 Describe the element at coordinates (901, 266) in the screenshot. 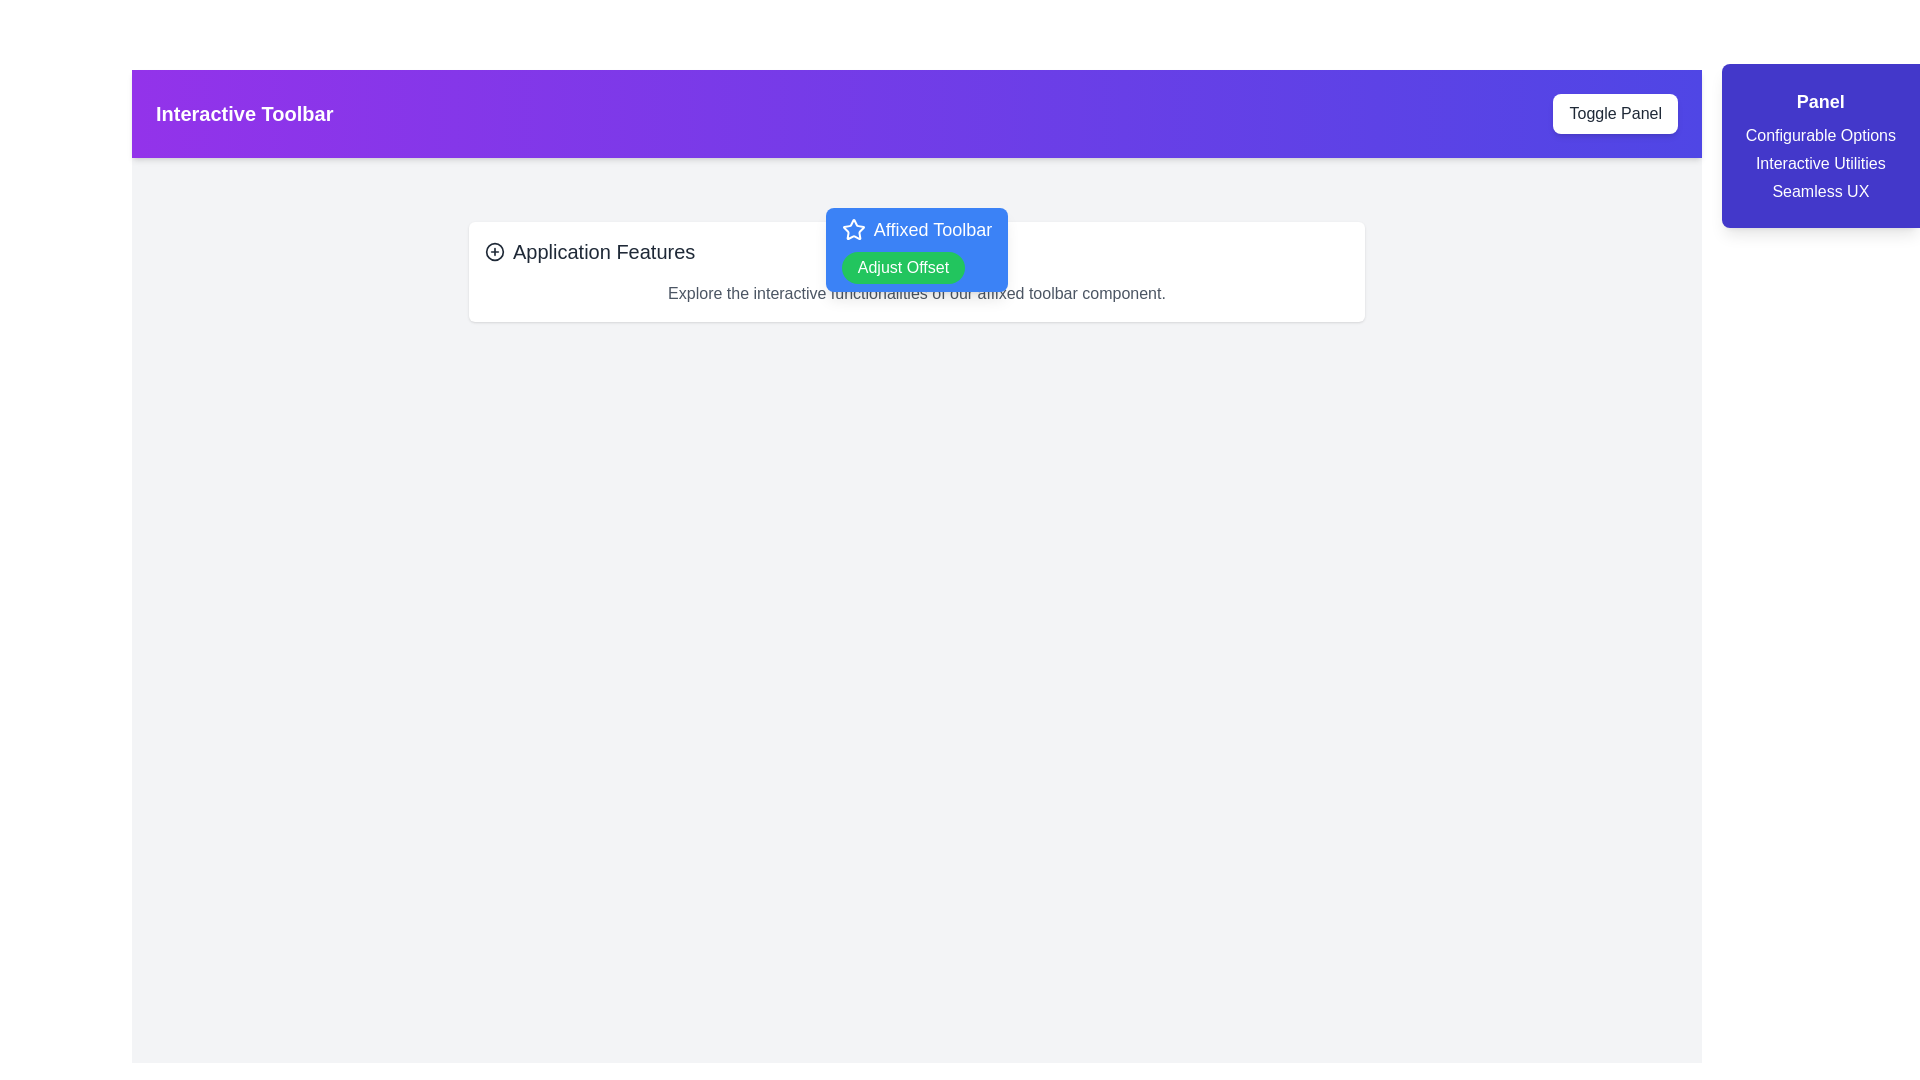

I see `the 'Adjust Offset' button located below the 'Affixed Toolbar' in the blue toolbar popup box` at that location.